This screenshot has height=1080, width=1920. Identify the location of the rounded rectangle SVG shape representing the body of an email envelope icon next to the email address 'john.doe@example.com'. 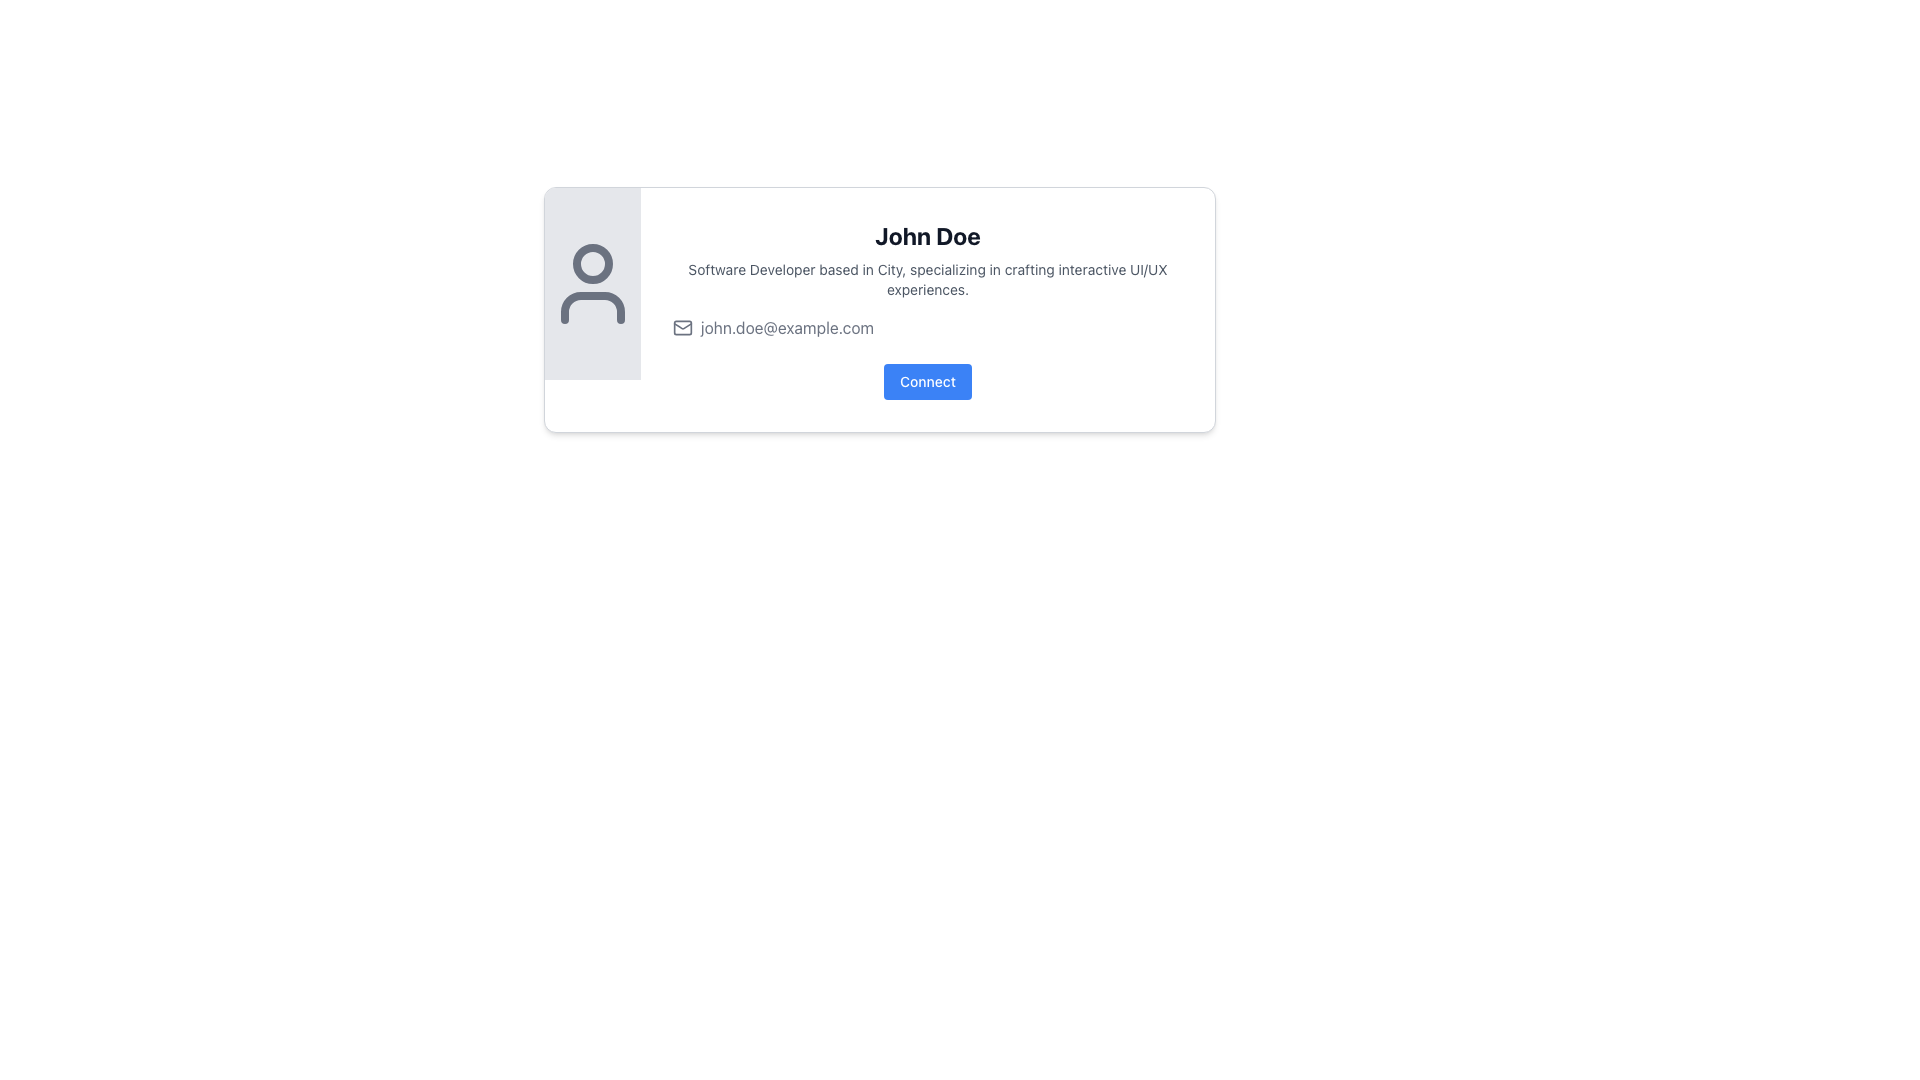
(682, 326).